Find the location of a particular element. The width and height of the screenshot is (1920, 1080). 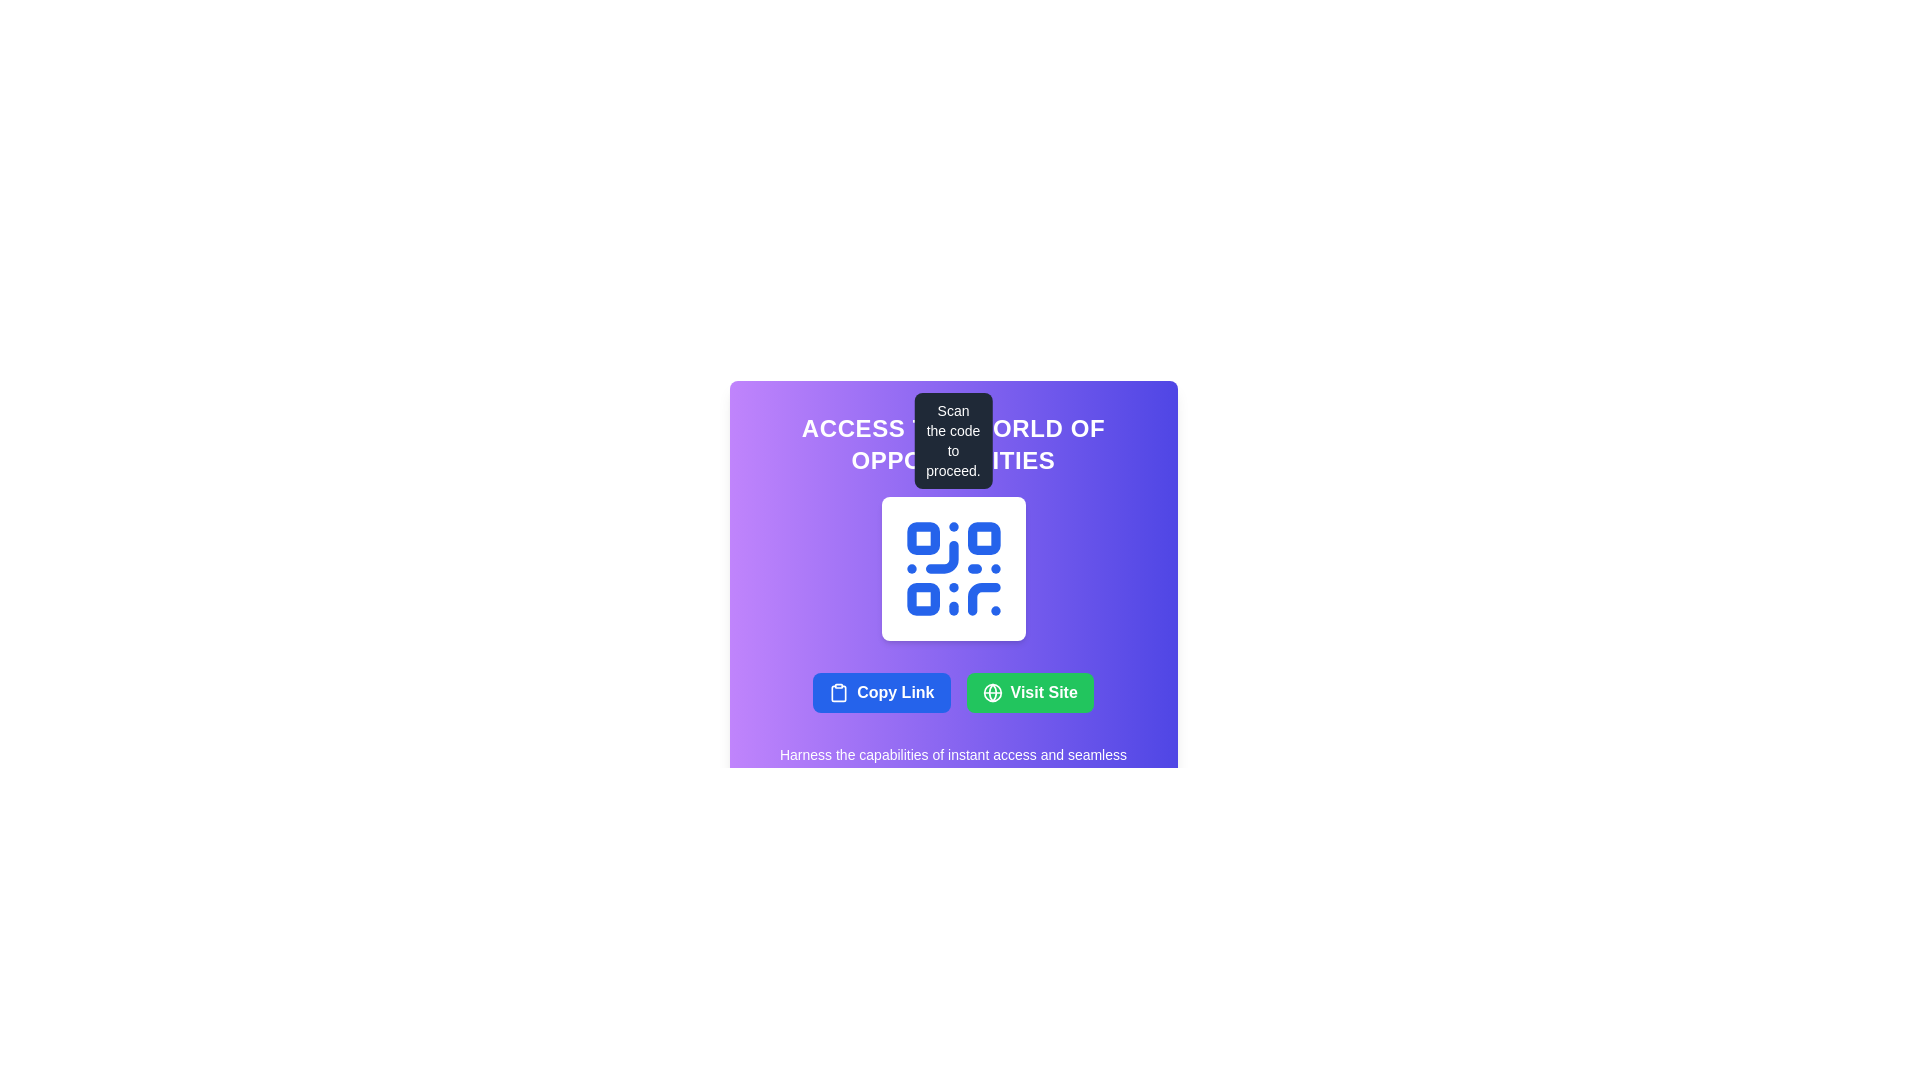

the icon in the top-left position of the 'Visit Site' button, which visually indicates navigation to a specific site is located at coordinates (992, 692).